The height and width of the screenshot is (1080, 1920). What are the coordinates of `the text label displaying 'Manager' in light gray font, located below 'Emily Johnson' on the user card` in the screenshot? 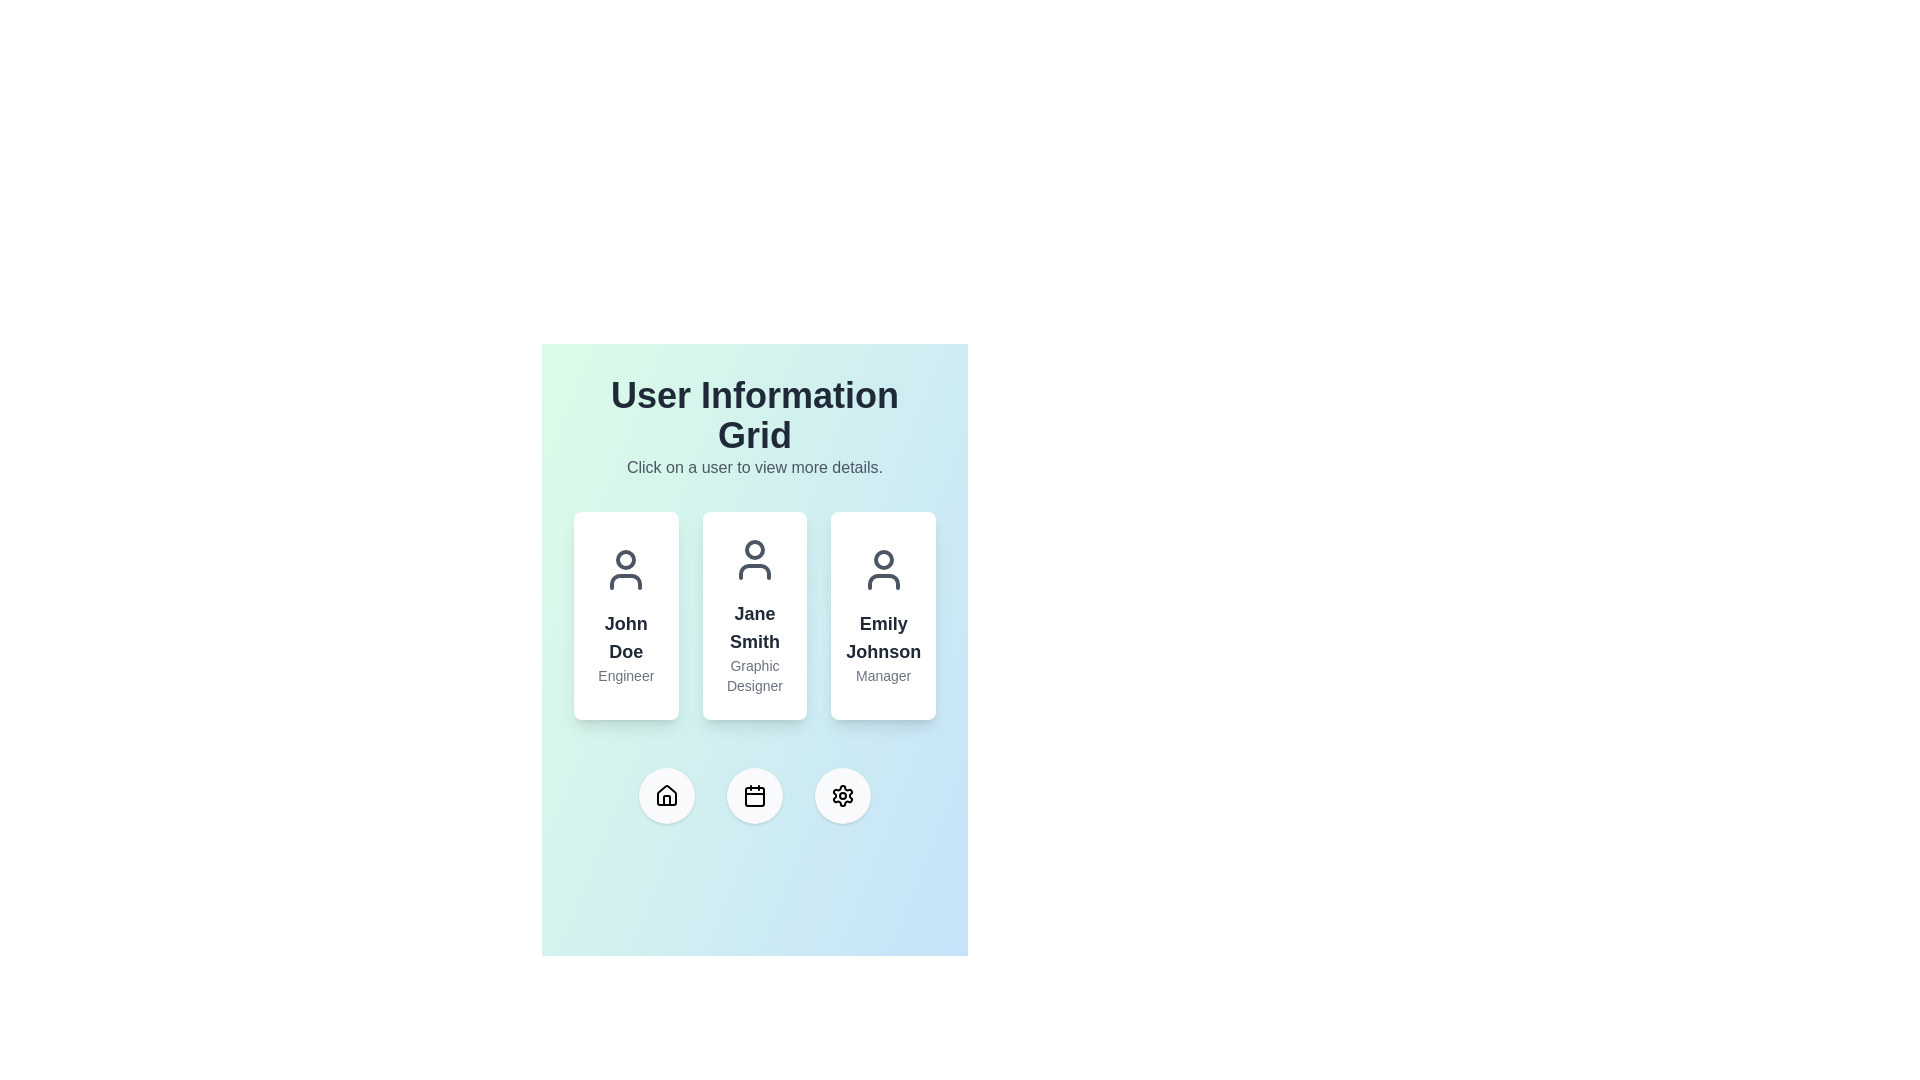 It's located at (882, 675).